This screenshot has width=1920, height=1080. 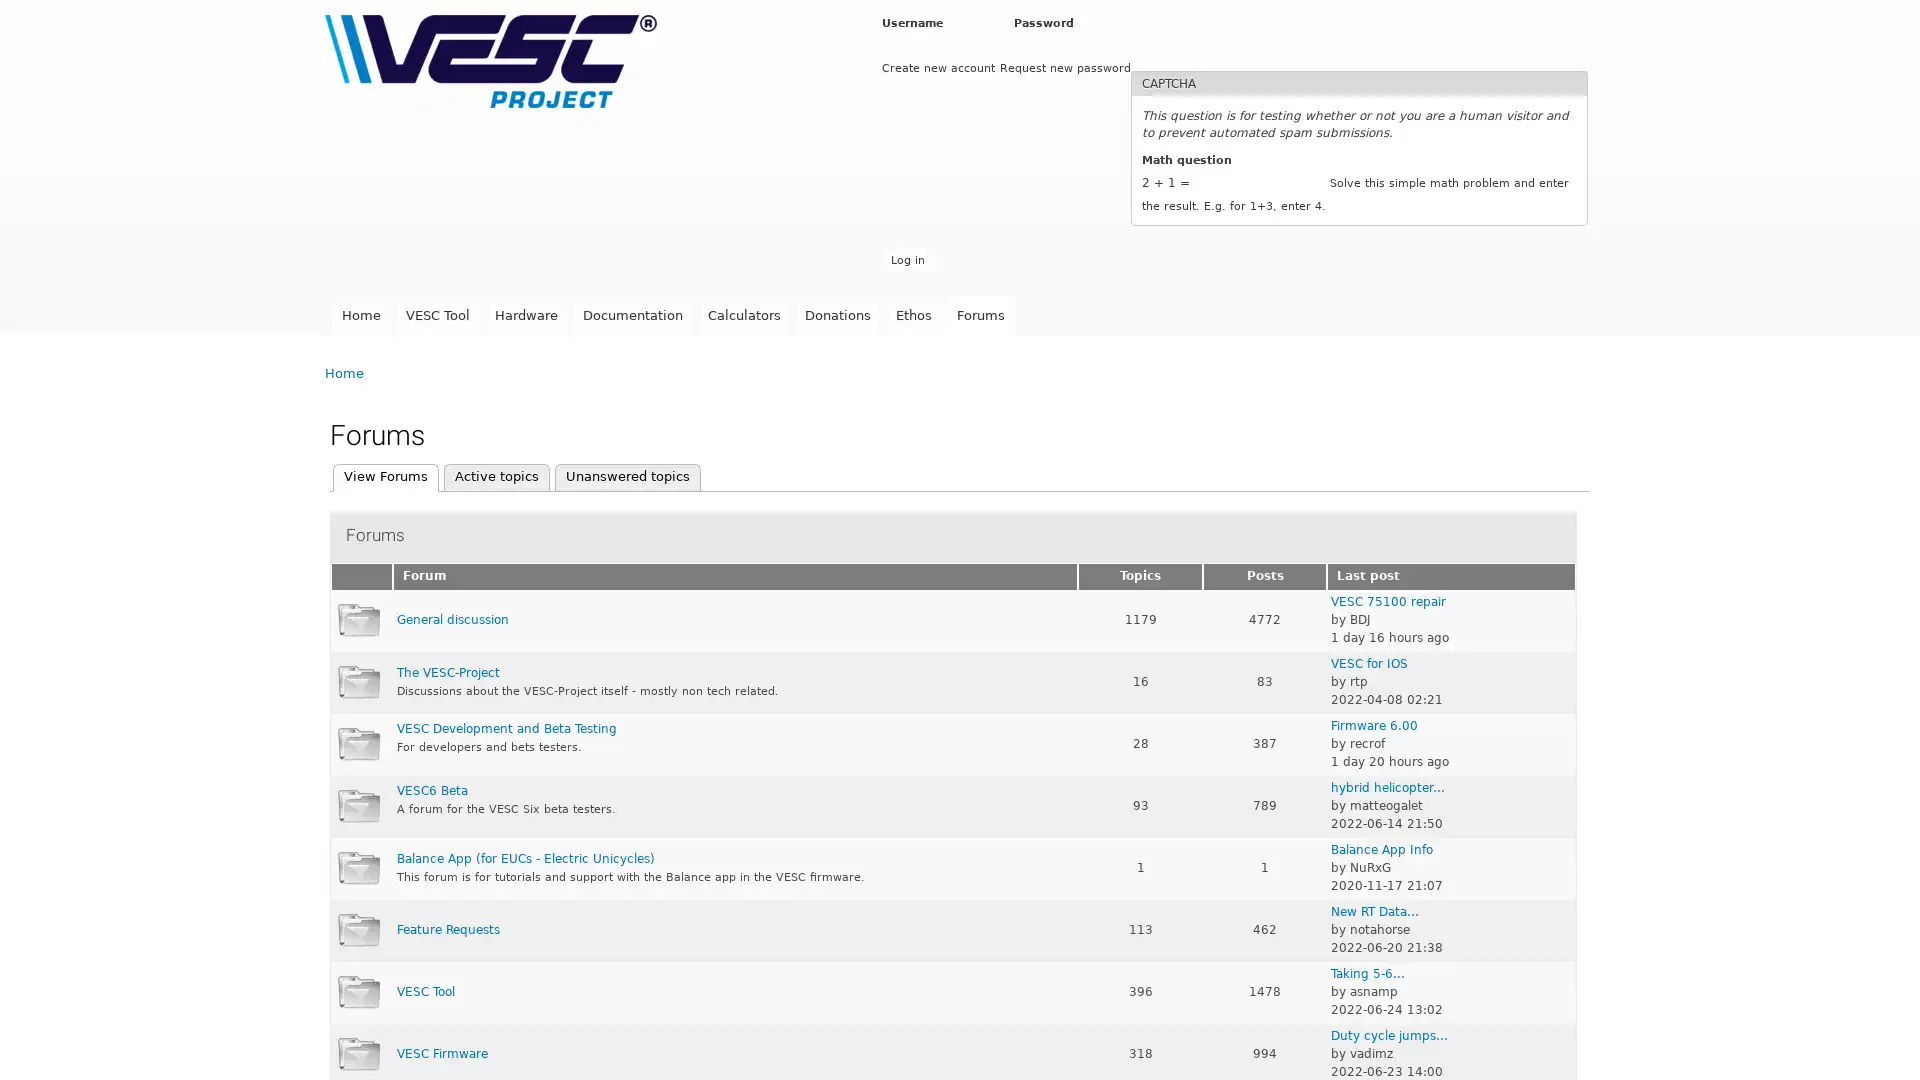 What do you see at coordinates (906, 259) in the screenshot?
I see `Log in` at bounding box center [906, 259].